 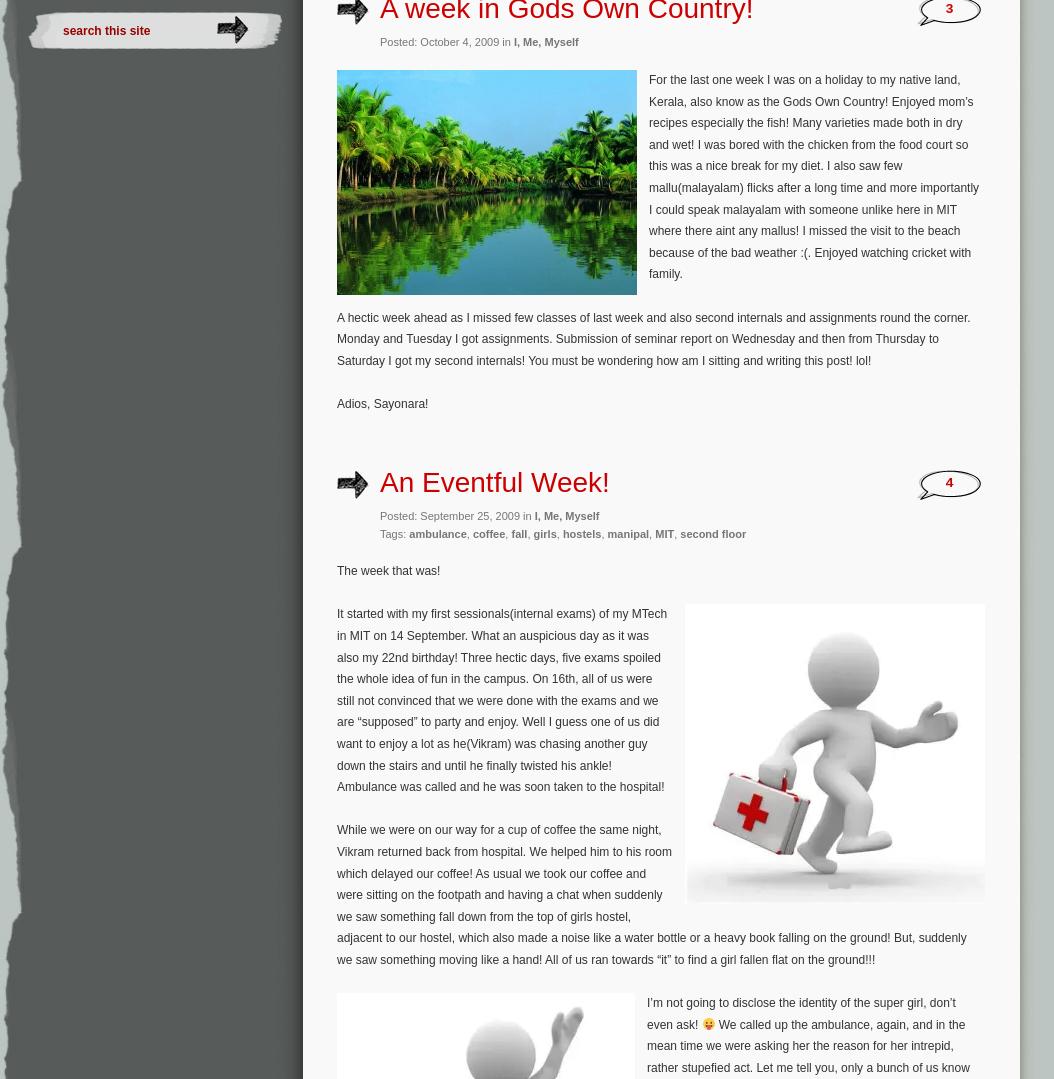 What do you see at coordinates (437, 533) in the screenshot?
I see `'ambulance'` at bounding box center [437, 533].